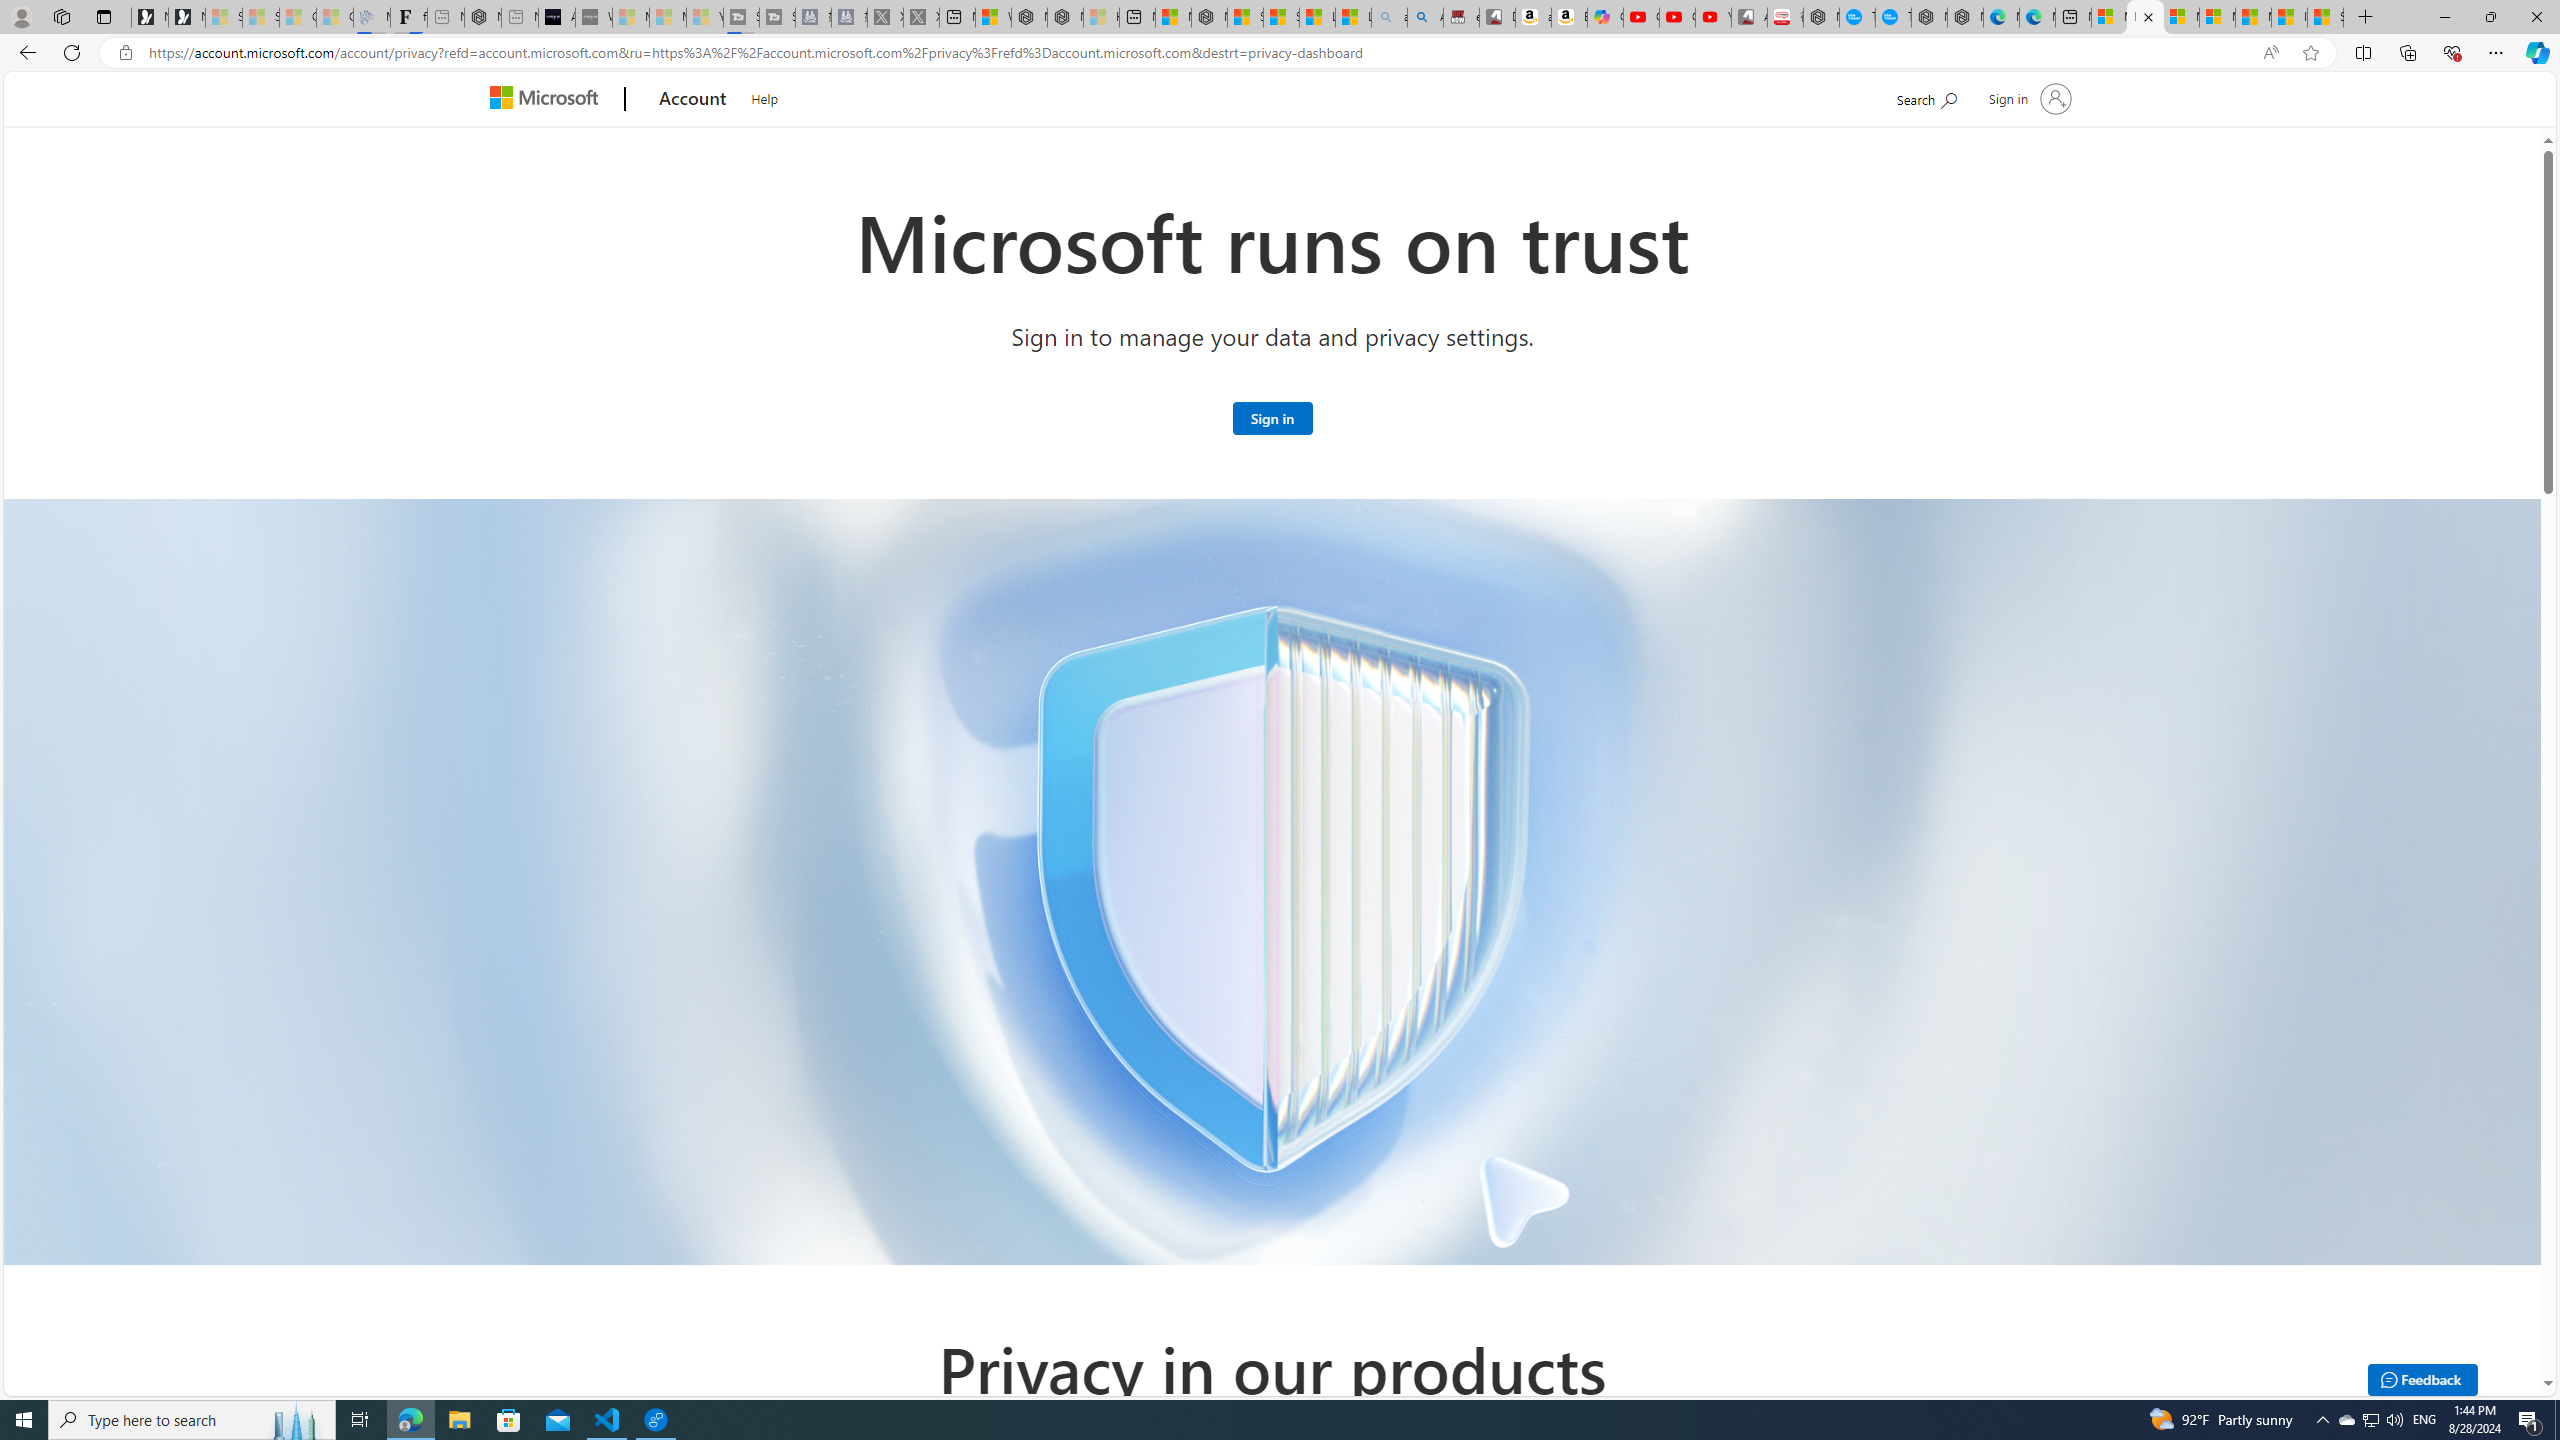 The height and width of the screenshot is (1440, 2560). Describe the element at coordinates (1208, 16) in the screenshot. I see `'Nordace - Nordace Siena Is Not An Ordinary Backpack'` at that location.